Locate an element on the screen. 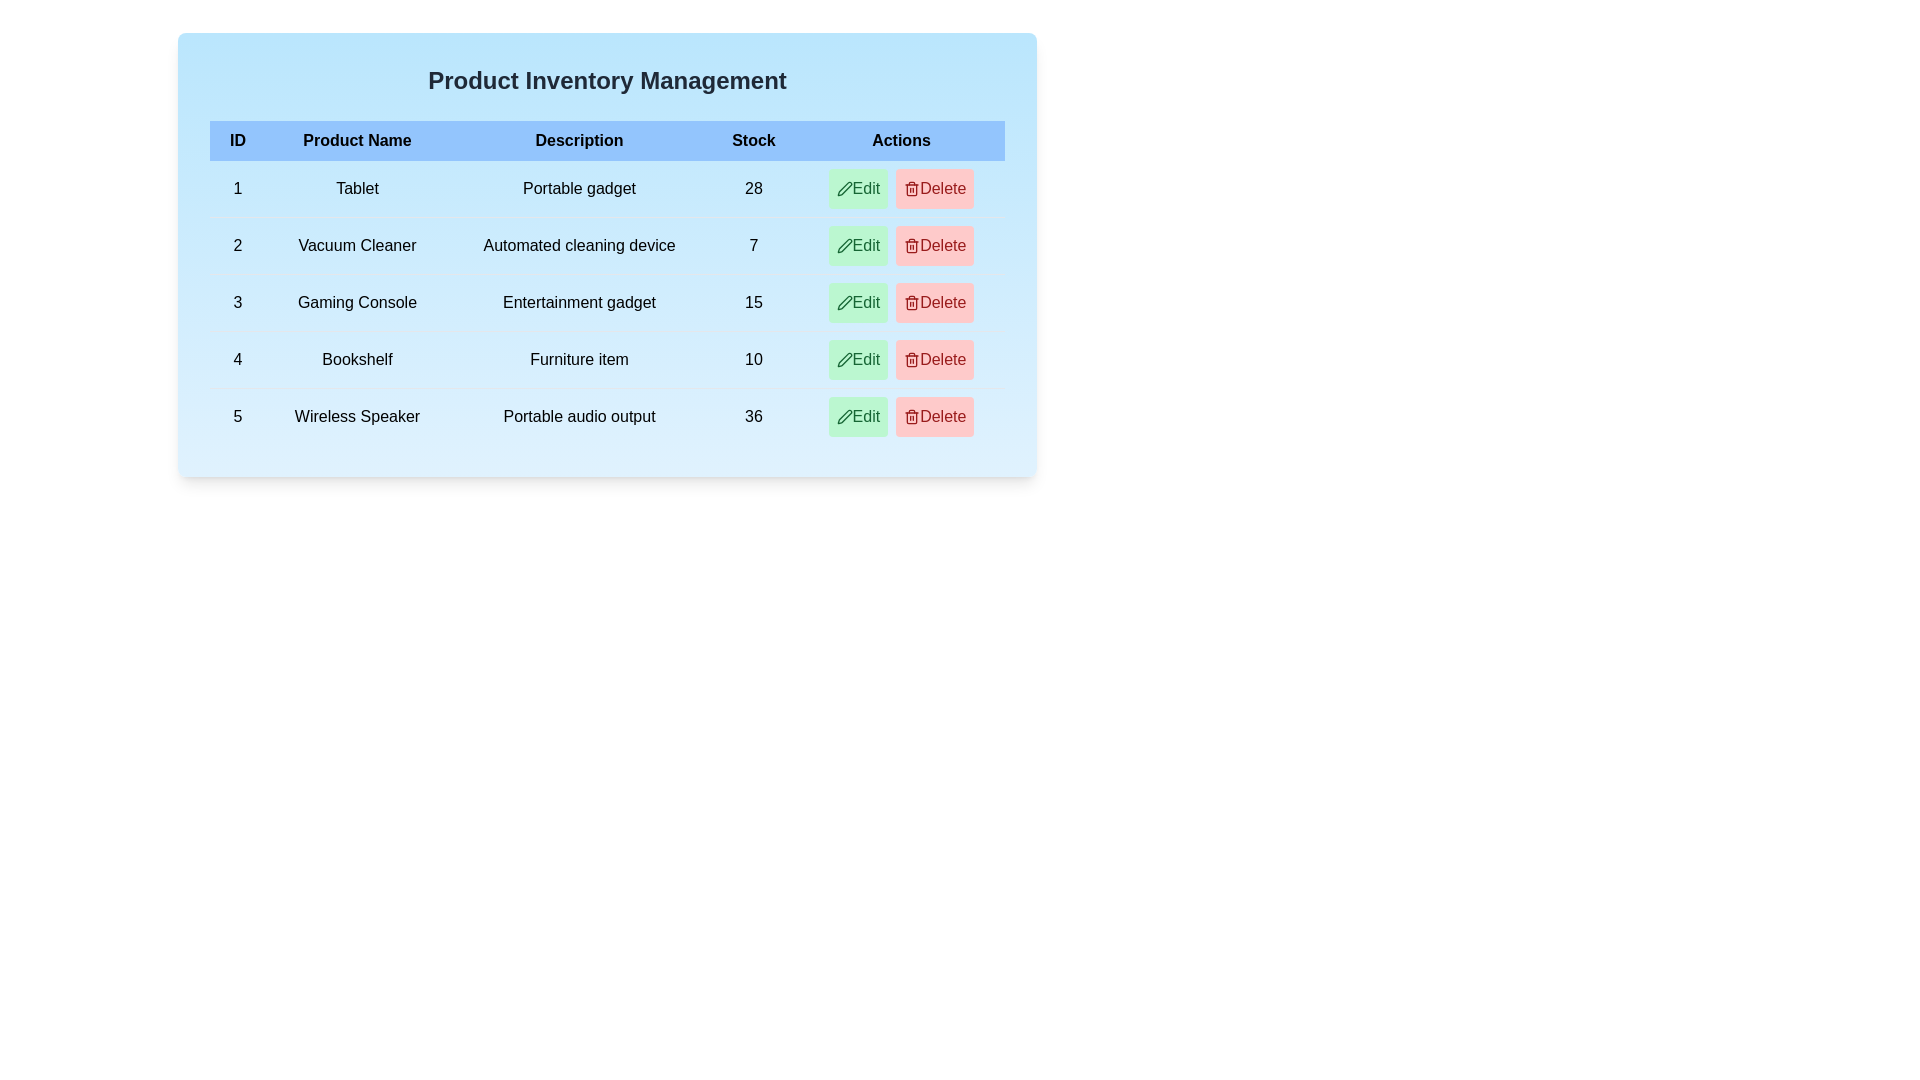 This screenshot has width=1920, height=1080. the non-interactive label indicating the product name located in the second cell of the fifth row of the inventory table, which is positioned to the right of the '5' cell and to the left of the 'Description' column's cell 'Portable audio output' is located at coordinates (357, 415).